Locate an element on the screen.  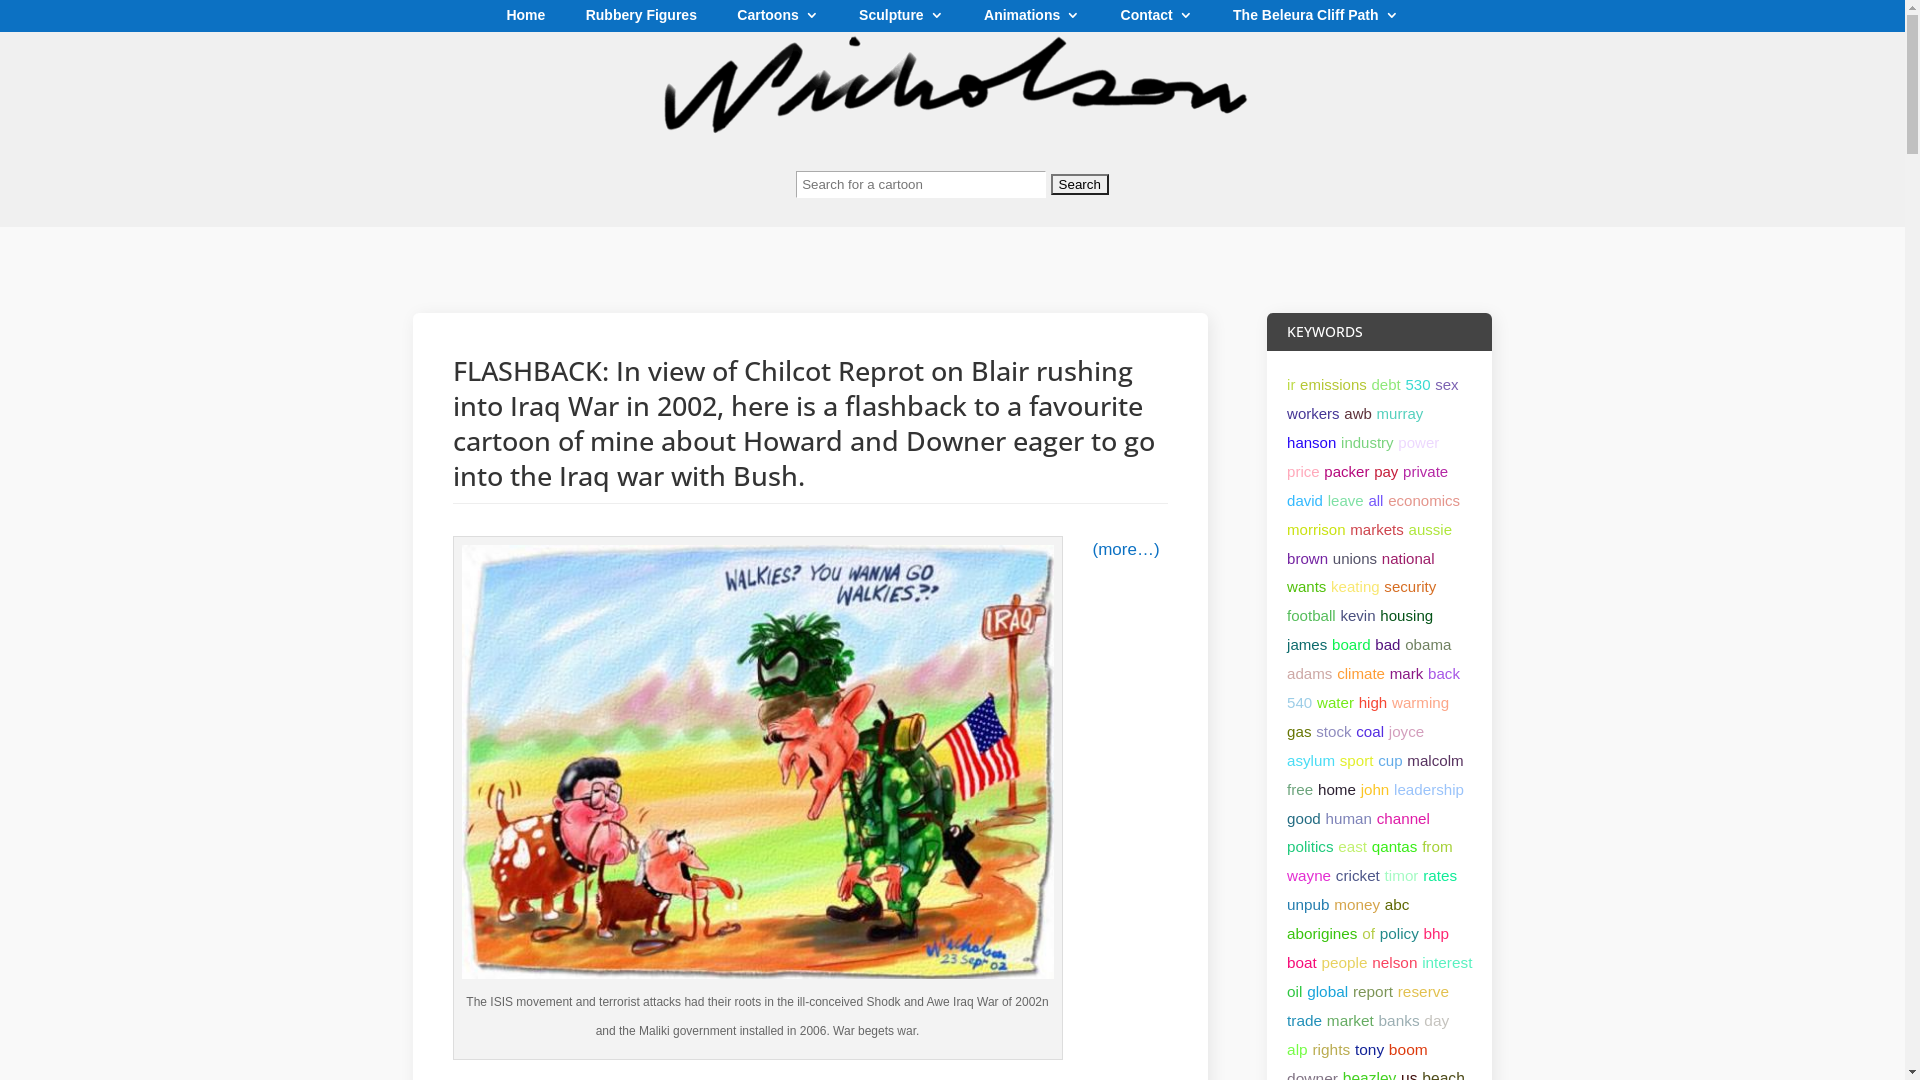
'joyce' is located at coordinates (1387, 731).